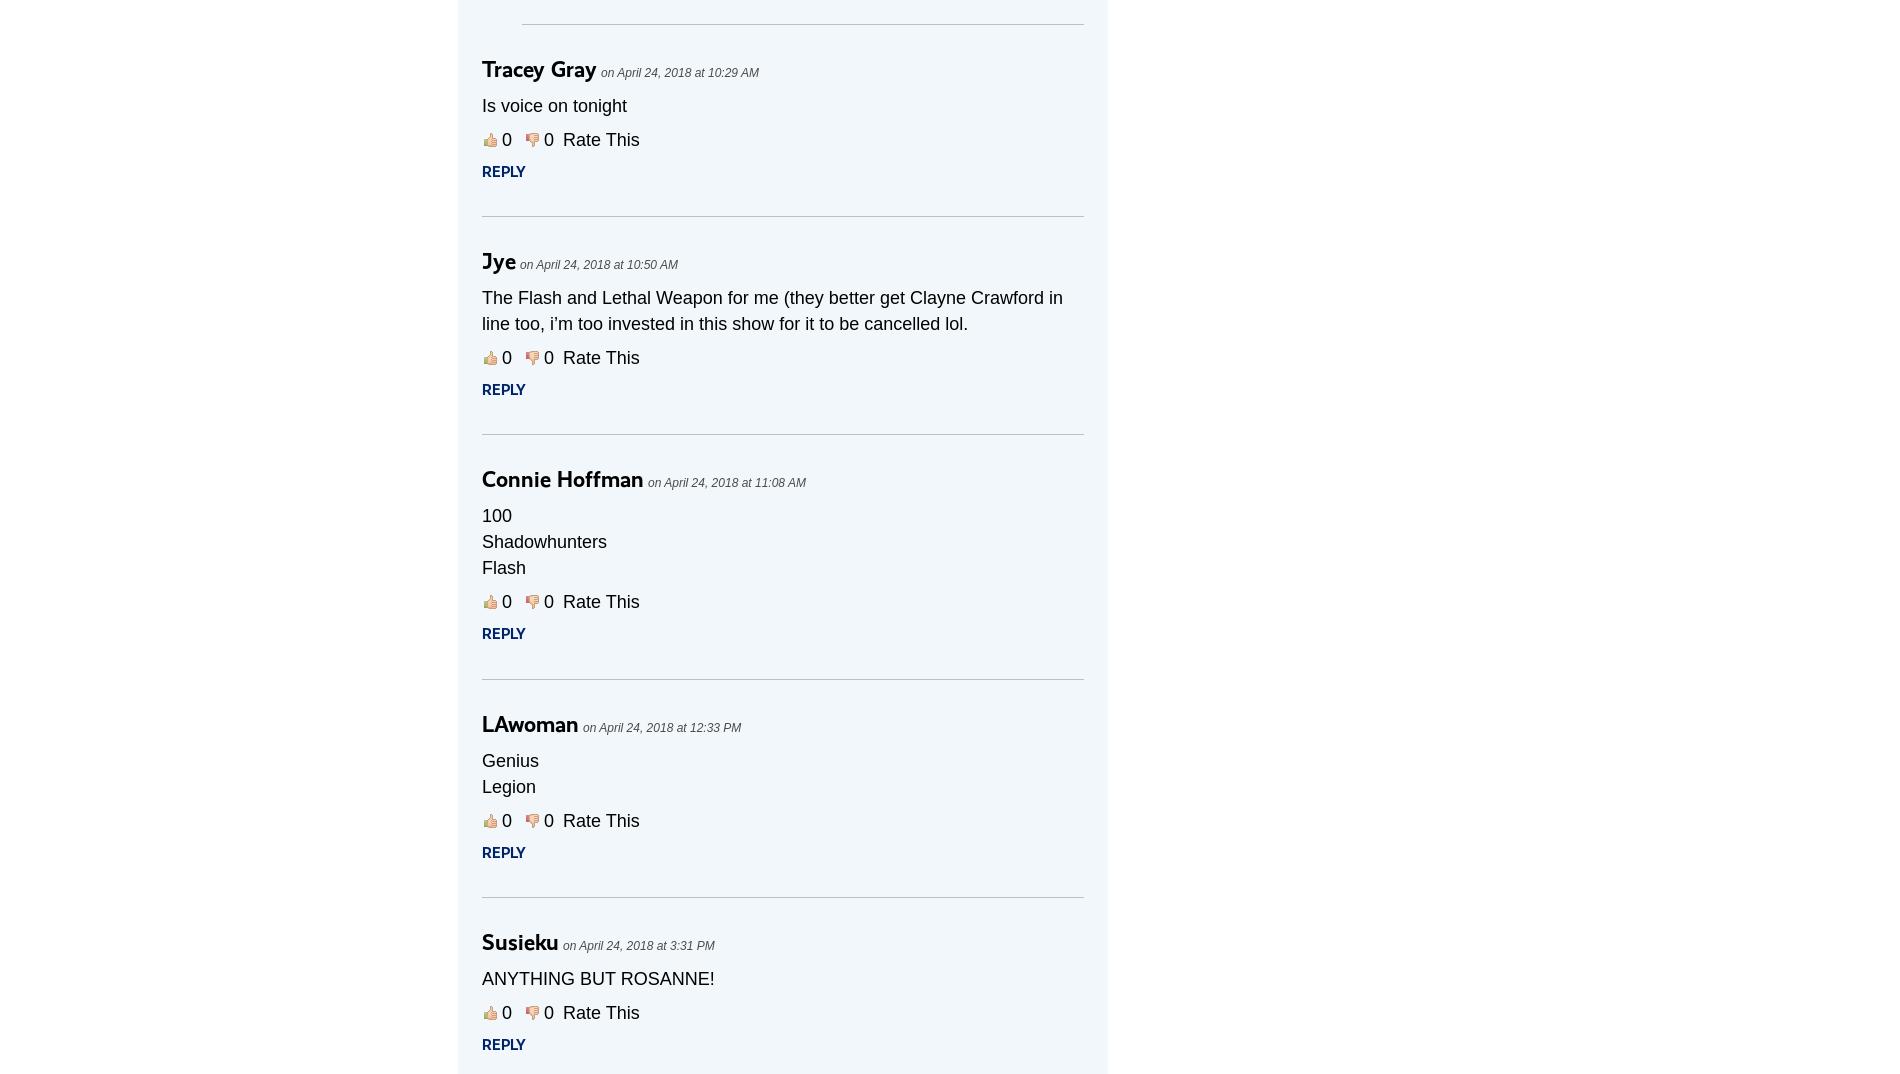  Describe the element at coordinates (606, 263) in the screenshot. I see `'April 24, 2018 at 10:50 AM'` at that location.